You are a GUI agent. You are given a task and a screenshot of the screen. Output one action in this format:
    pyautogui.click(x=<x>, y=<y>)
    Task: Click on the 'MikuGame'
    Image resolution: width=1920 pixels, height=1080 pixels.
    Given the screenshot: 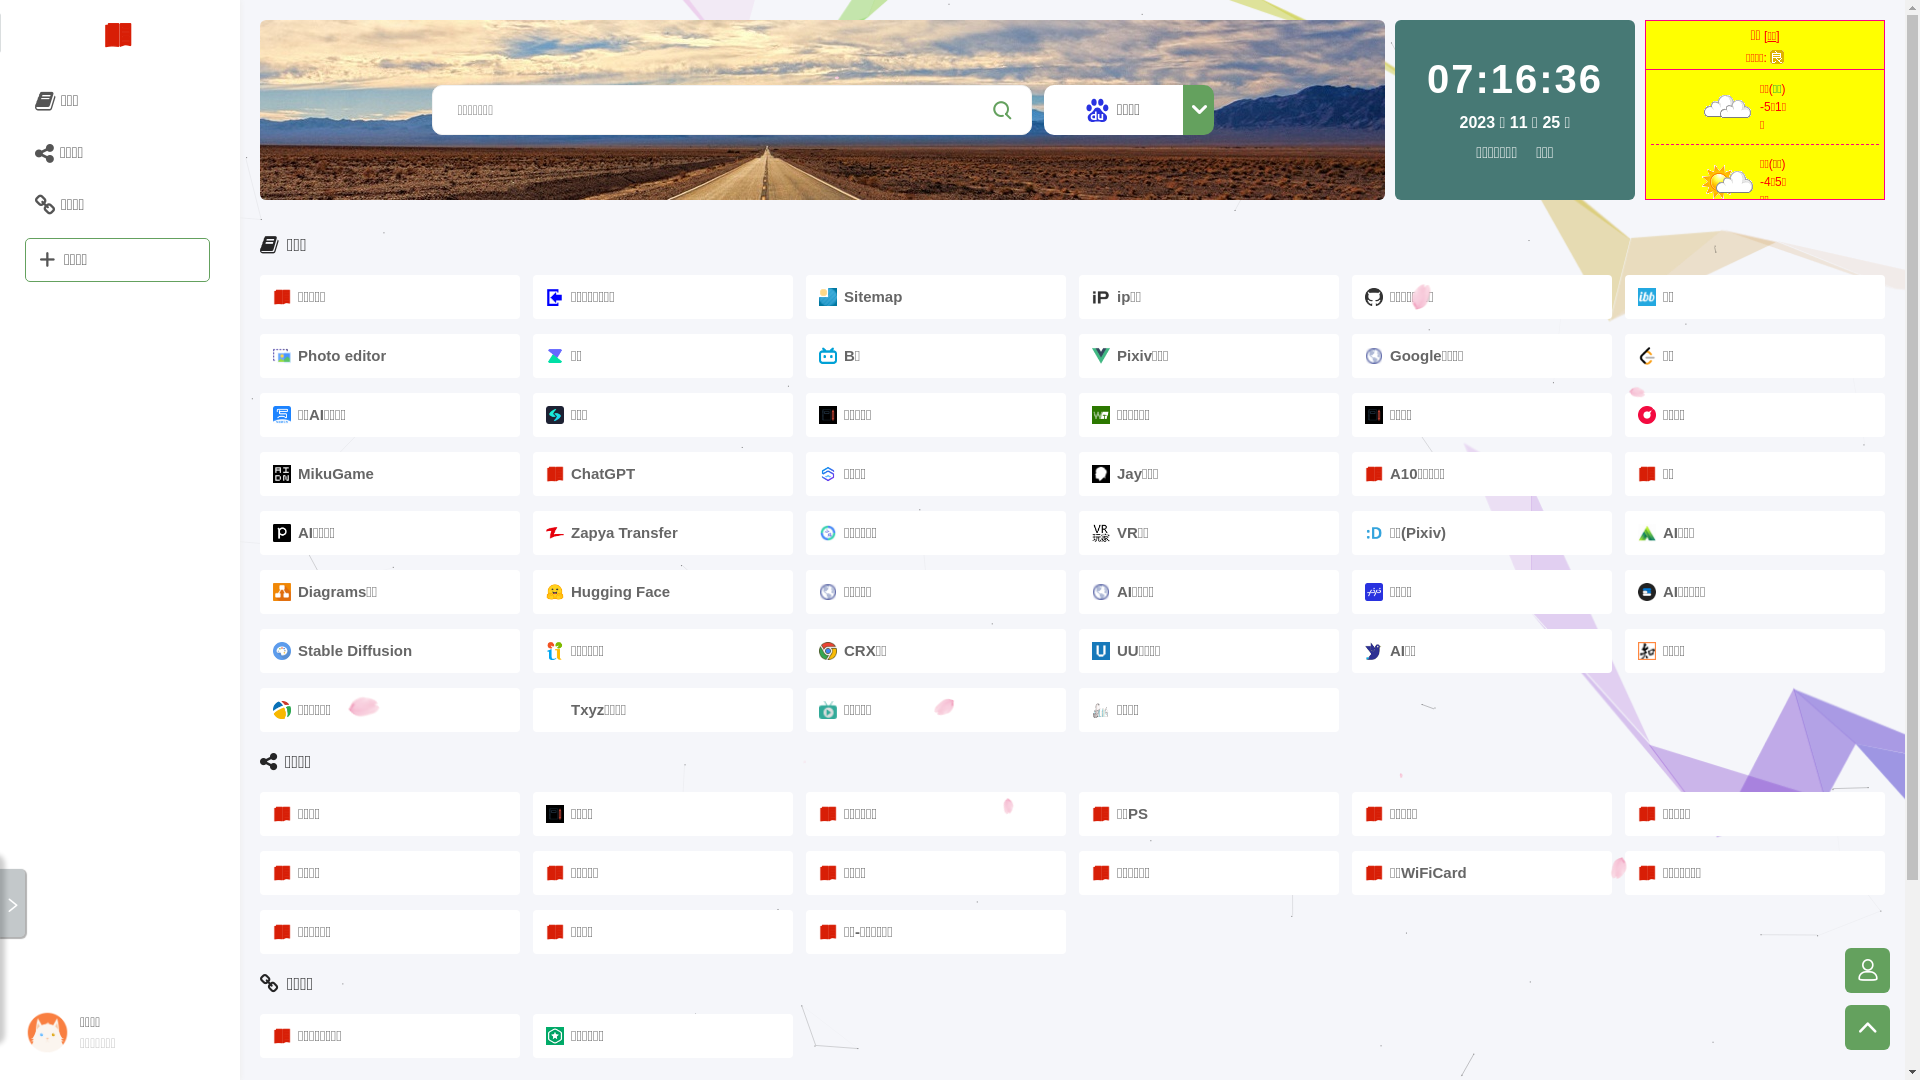 What is the action you would take?
    pyautogui.click(x=389, y=474)
    